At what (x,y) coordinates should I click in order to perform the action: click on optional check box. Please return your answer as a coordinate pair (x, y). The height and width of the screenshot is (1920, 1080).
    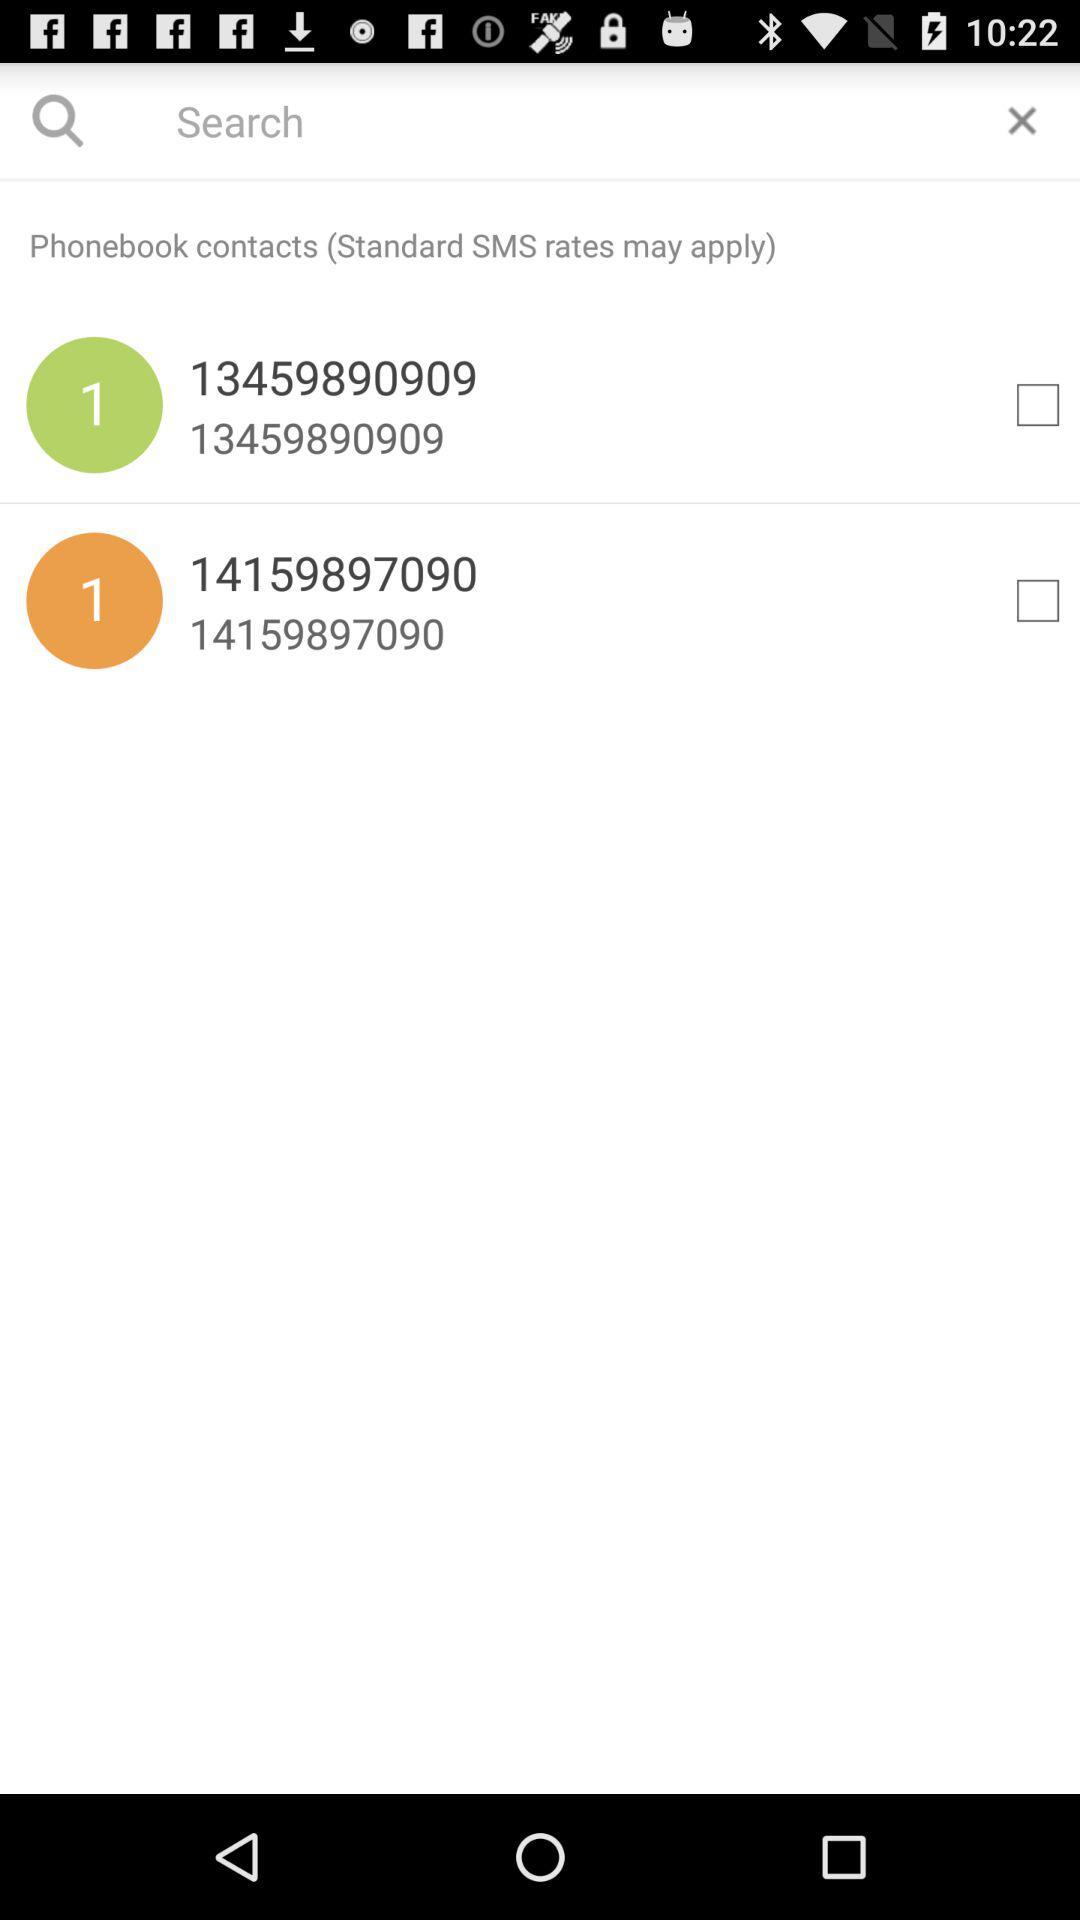
    Looking at the image, I should click on (1036, 403).